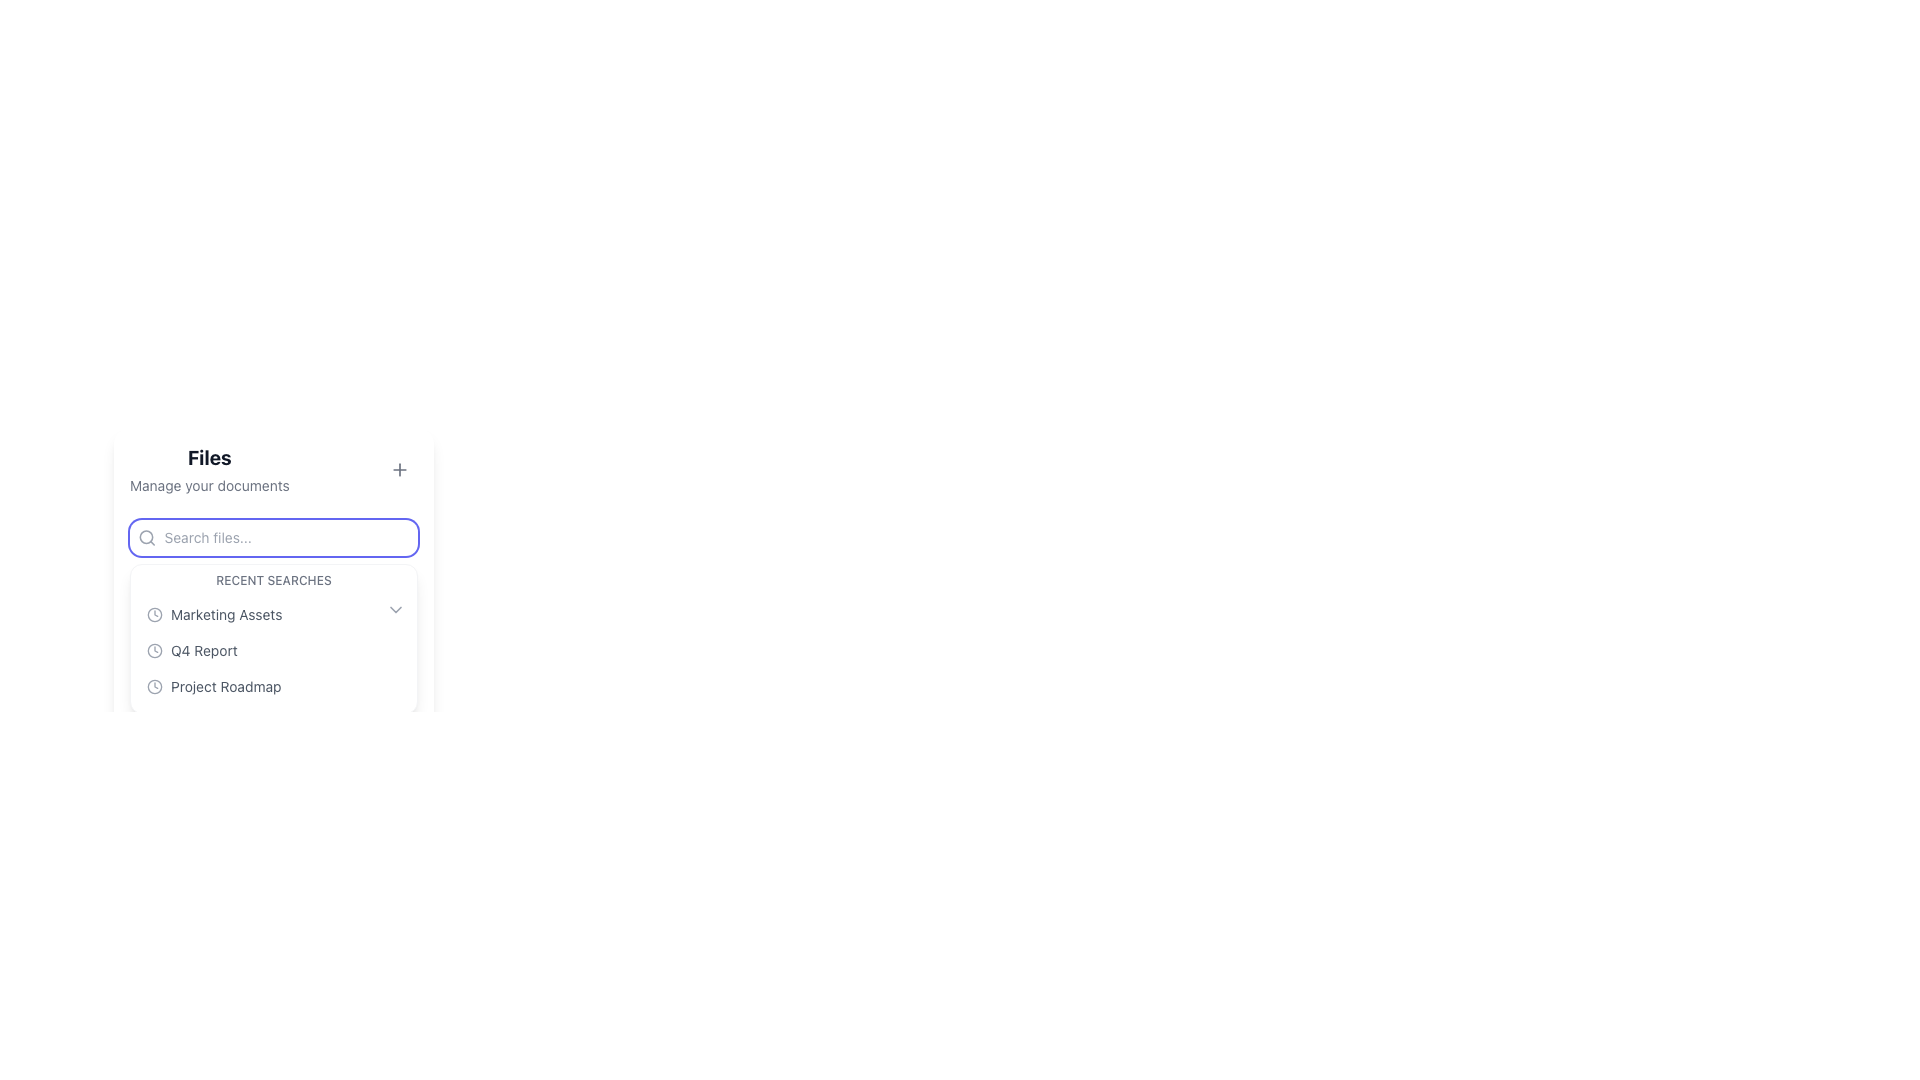 This screenshot has height=1080, width=1920. What do you see at coordinates (393, 693) in the screenshot?
I see `the options button located at the far-right side of the 'Project Roadmap' entry in the 'RECENT SEARCHES' section` at bounding box center [393, 693].